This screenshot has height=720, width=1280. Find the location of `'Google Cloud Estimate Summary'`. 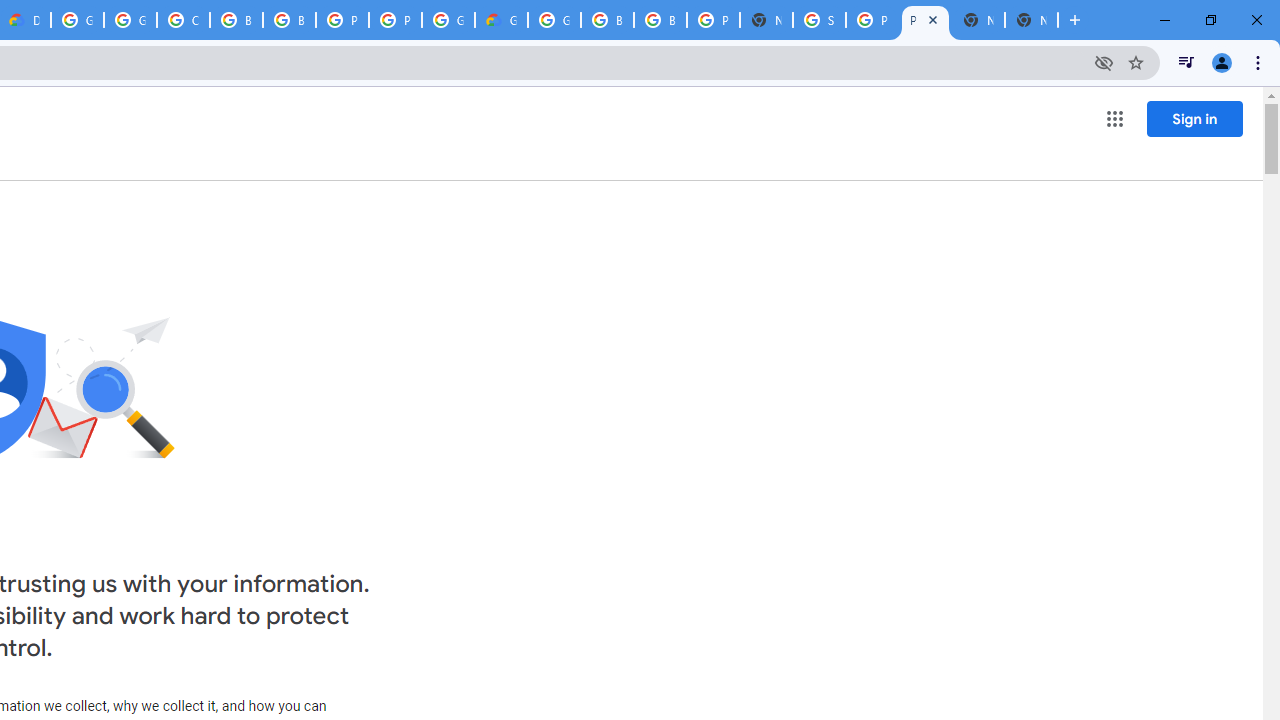

'Google Cloud Estimate Summary' is located at coordinates (501, 20).